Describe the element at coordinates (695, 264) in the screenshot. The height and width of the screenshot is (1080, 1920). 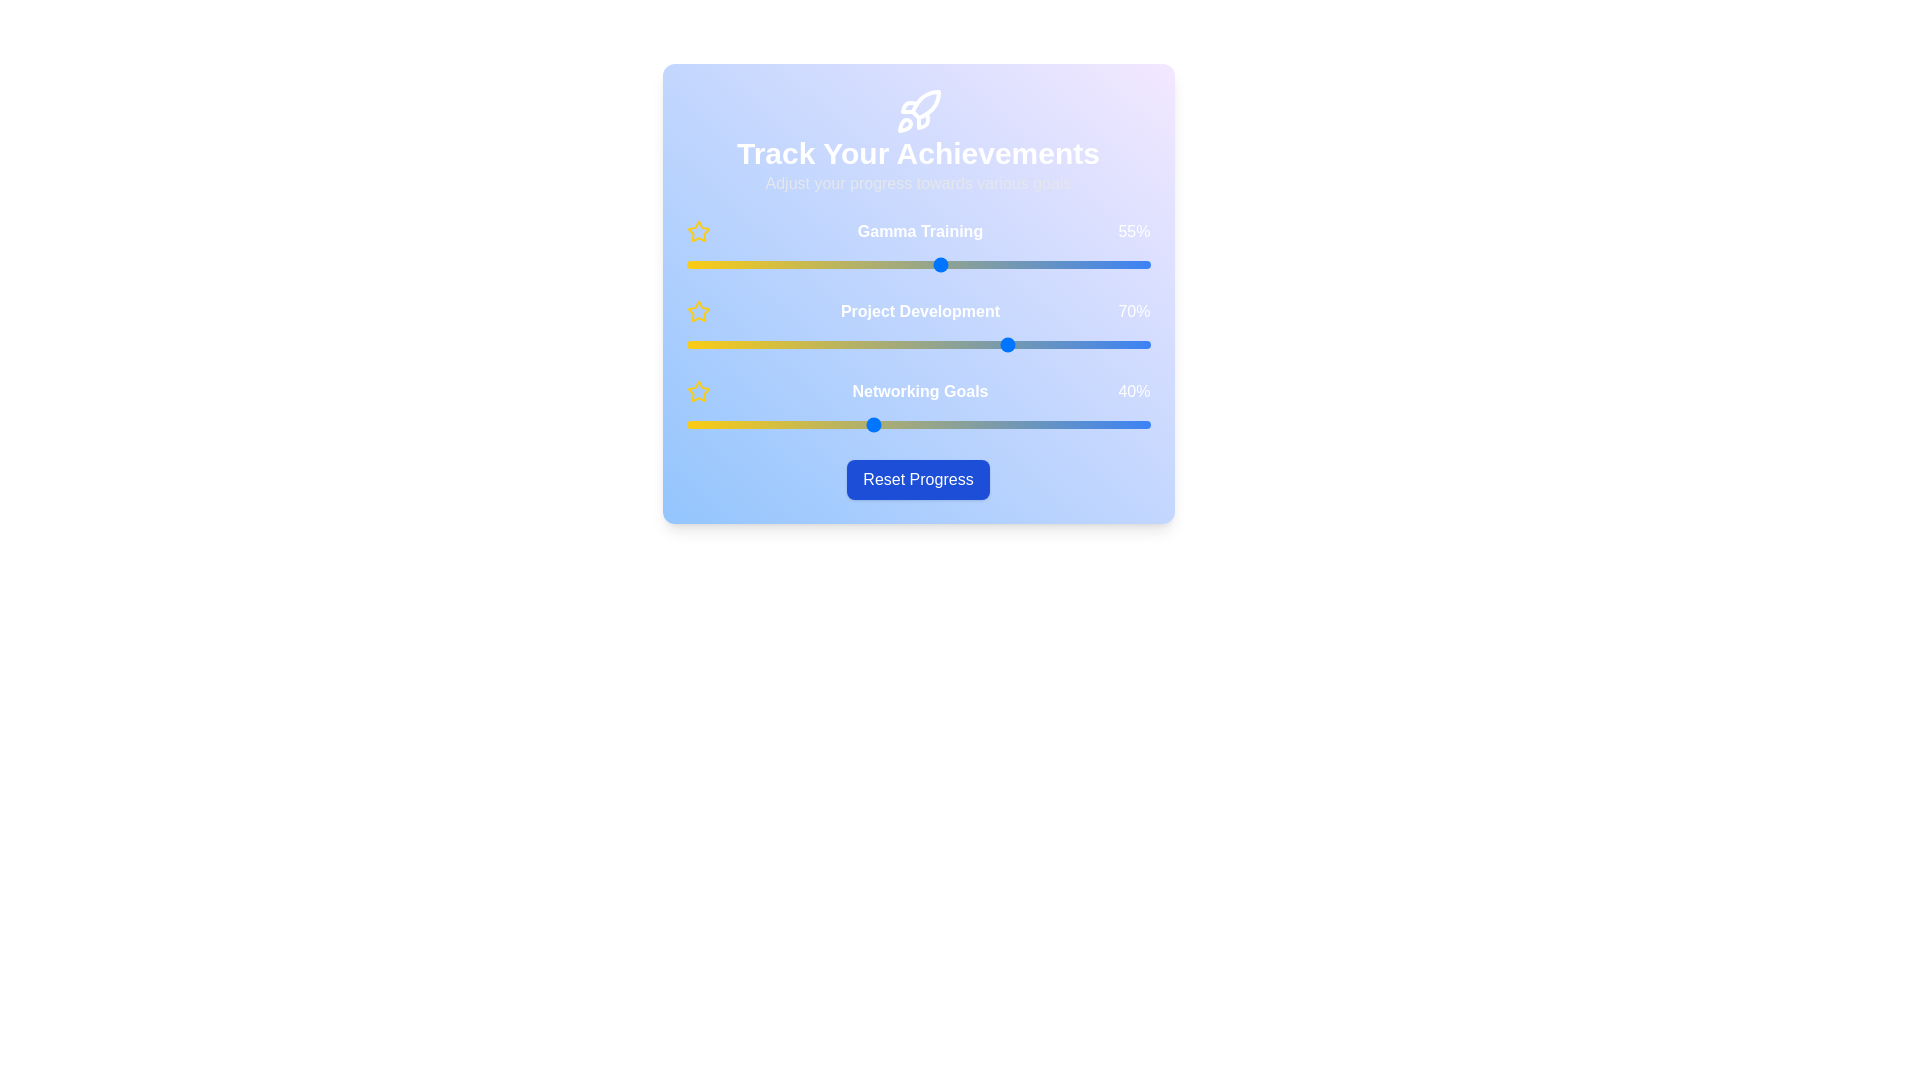
I see `the 'Gamma Training' slider to 2%` at that location.